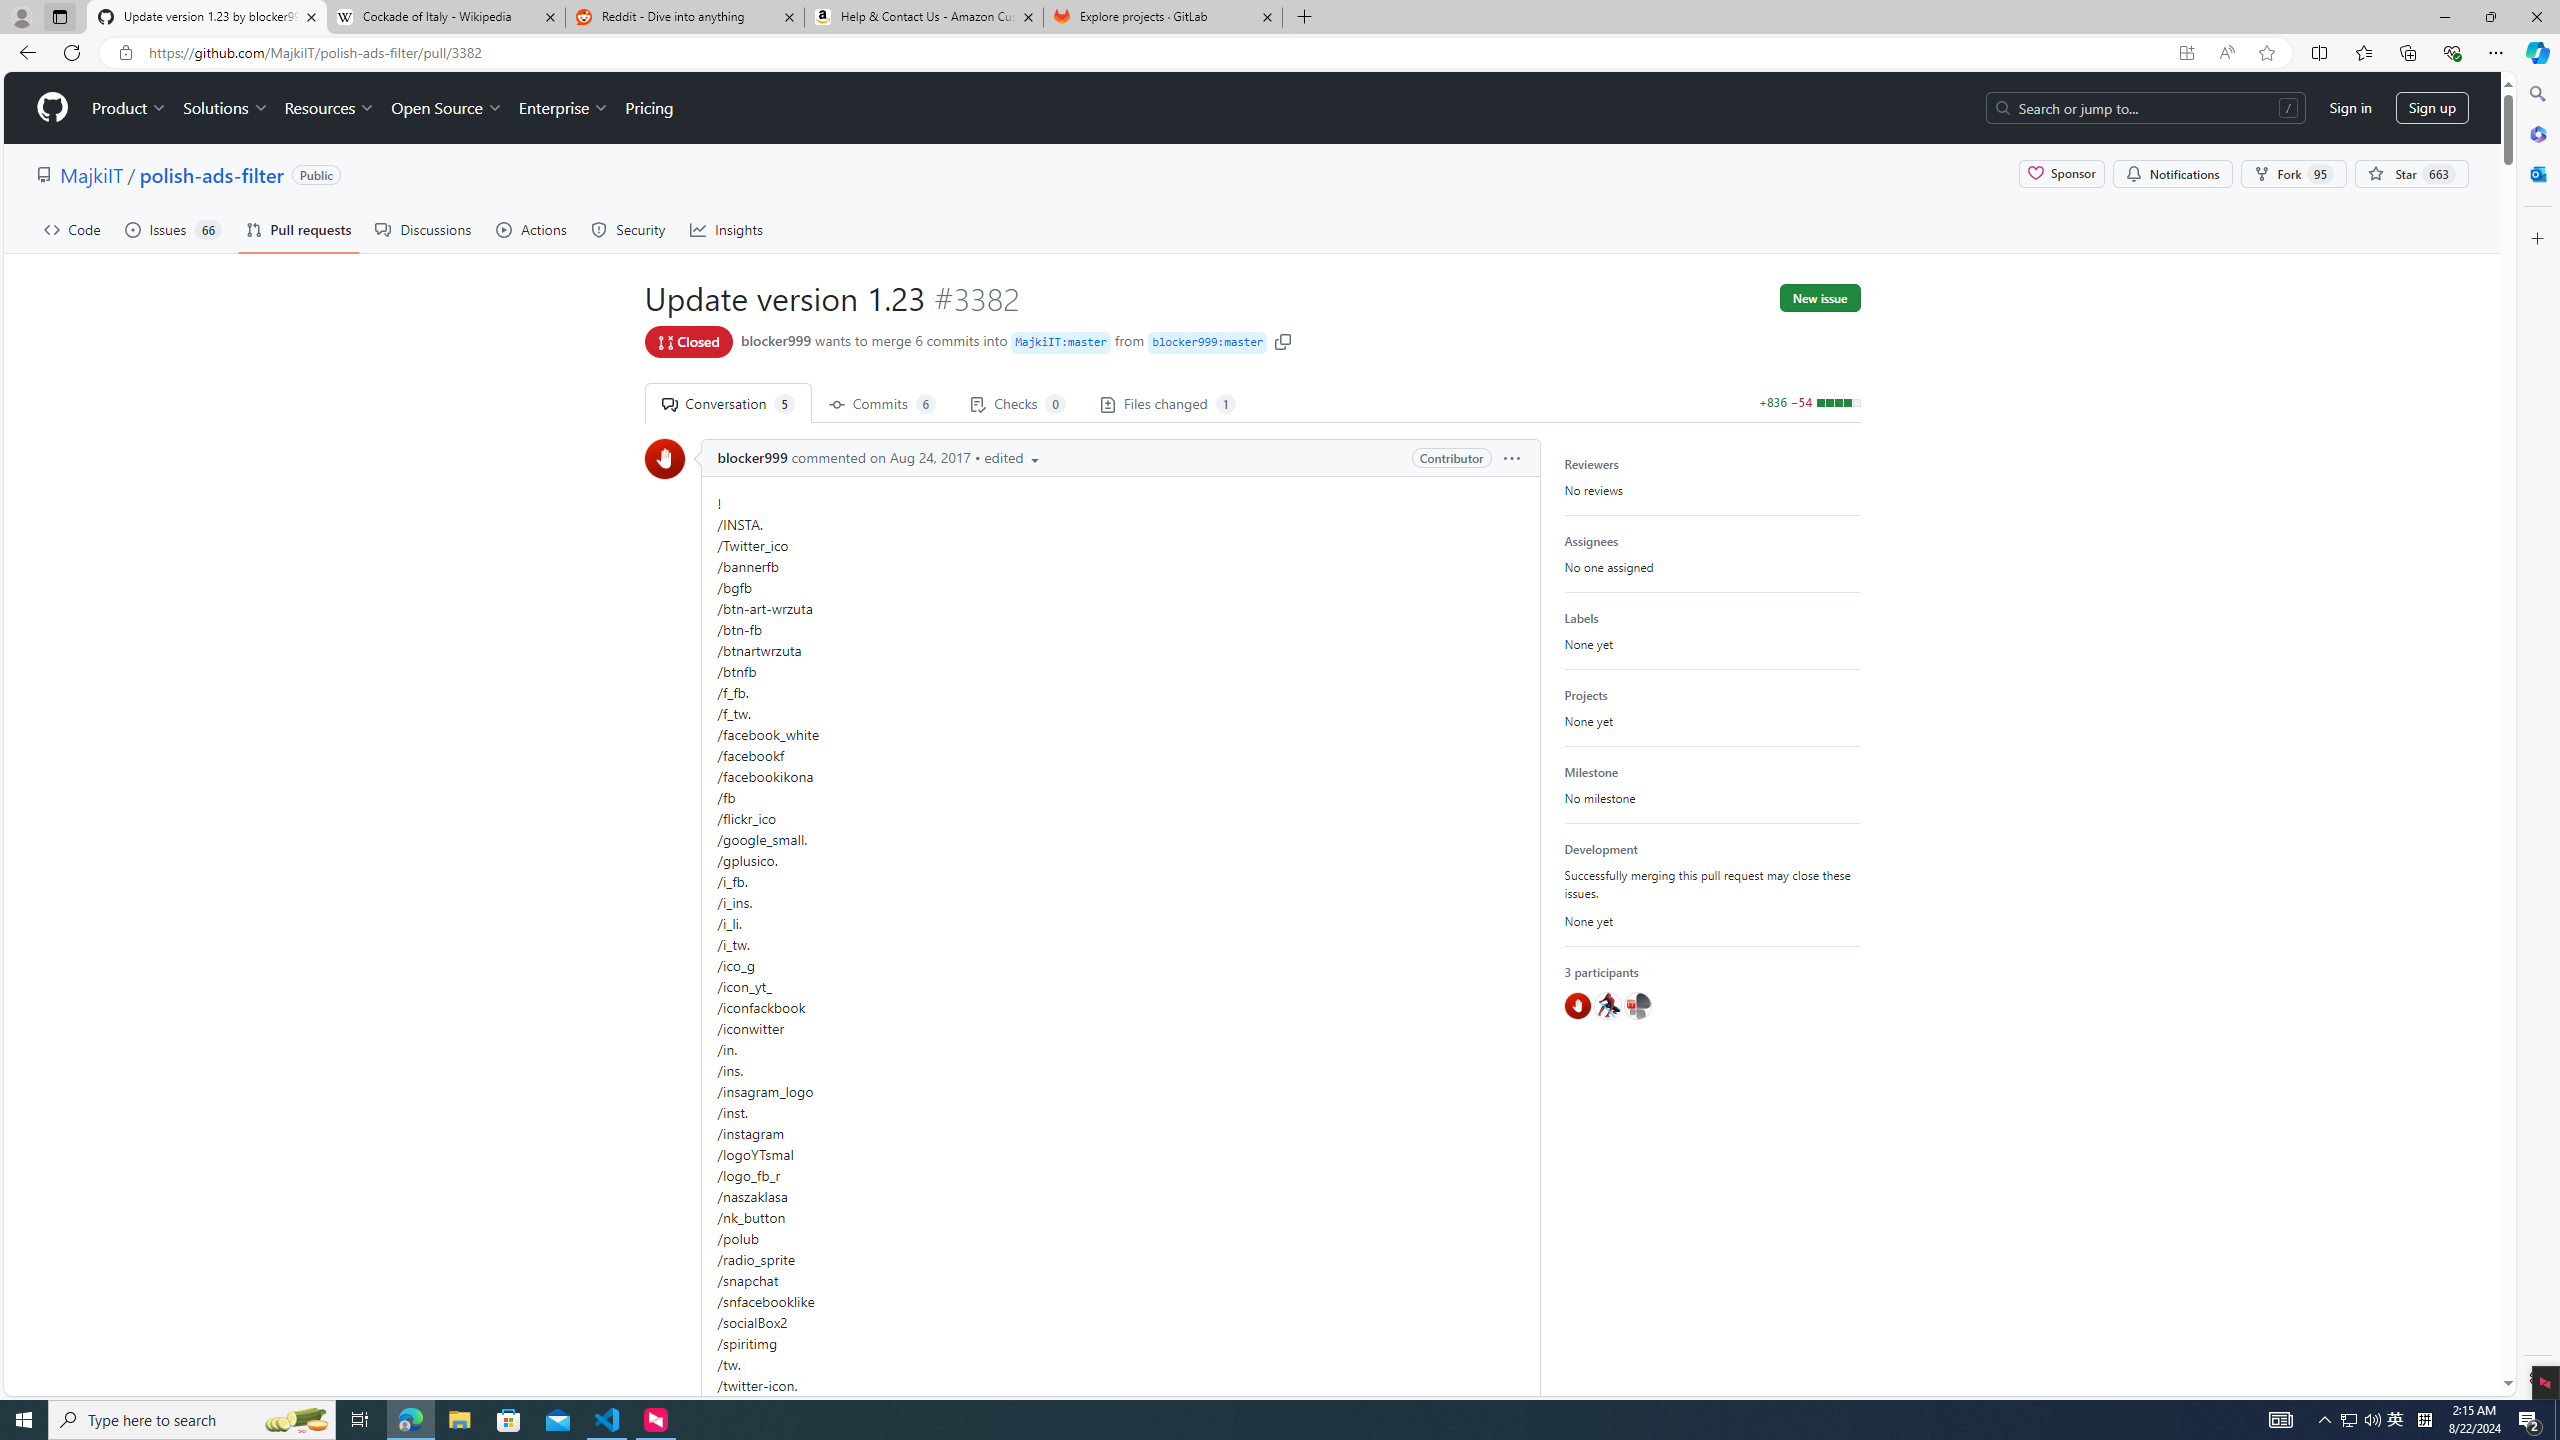  Describe the element at coordinates (918, 456) in the screenshot. I see `'on Aug 24, 2017'` at that location.